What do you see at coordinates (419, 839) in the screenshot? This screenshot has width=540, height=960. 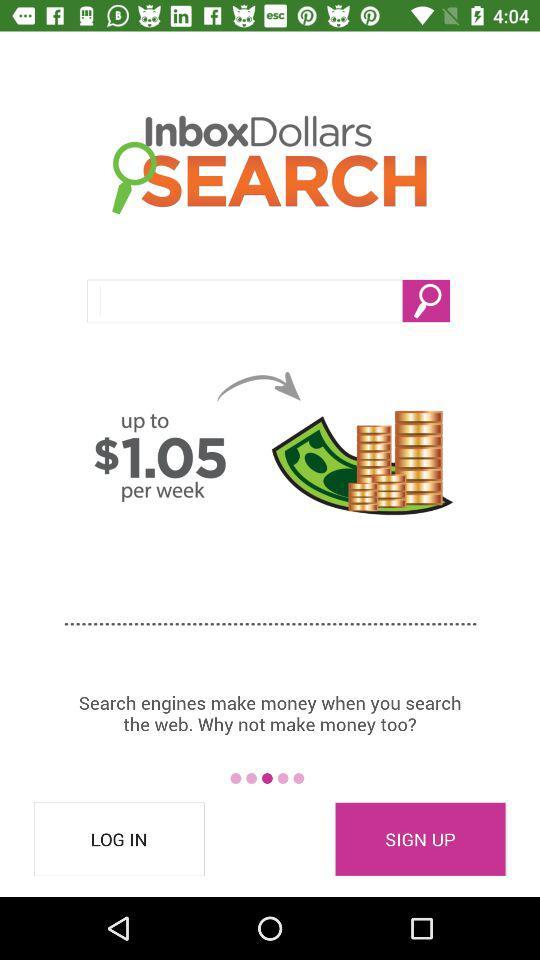 I see `item to the right of log in item` at bounding box center [419, 839].